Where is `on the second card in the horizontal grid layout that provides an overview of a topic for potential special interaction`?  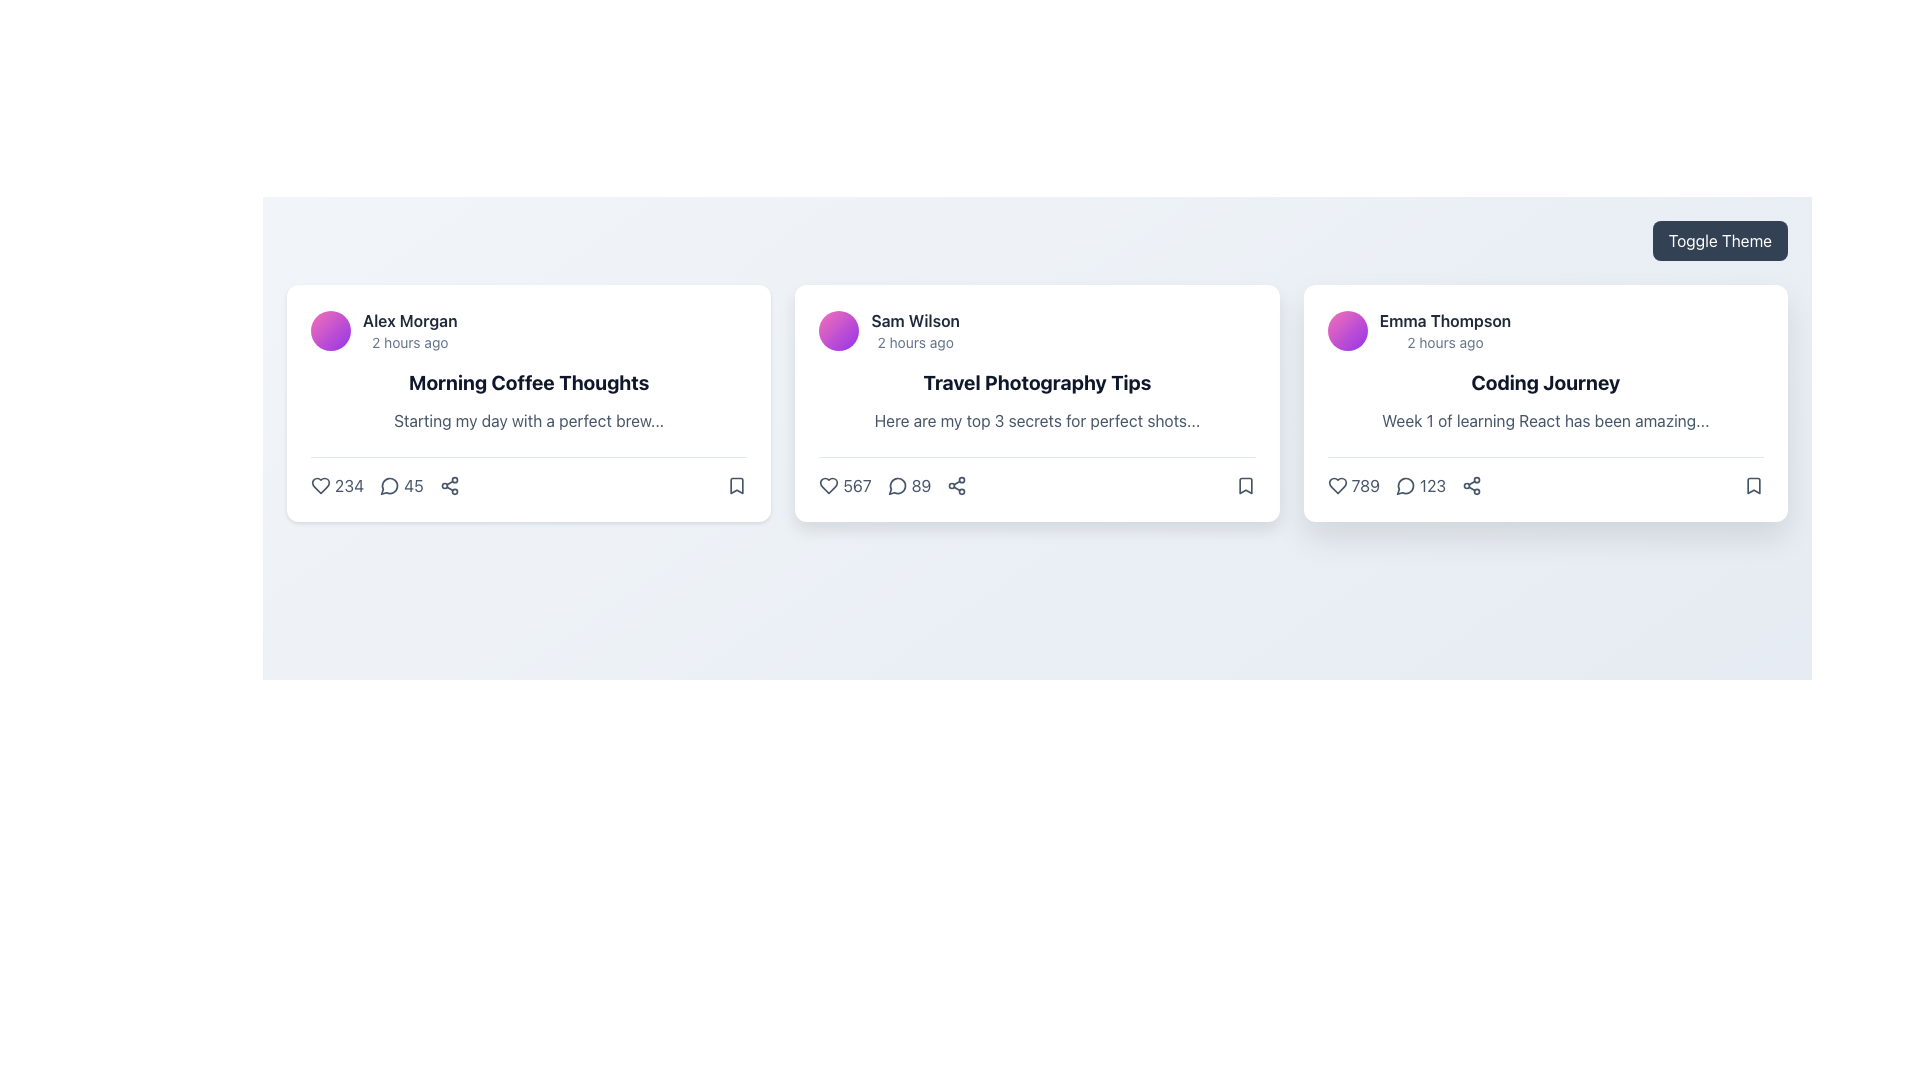
on the second card in the horizontal grid layout that provides an overview of a topic for potential special interaction is located at coordinates (1037, 403).